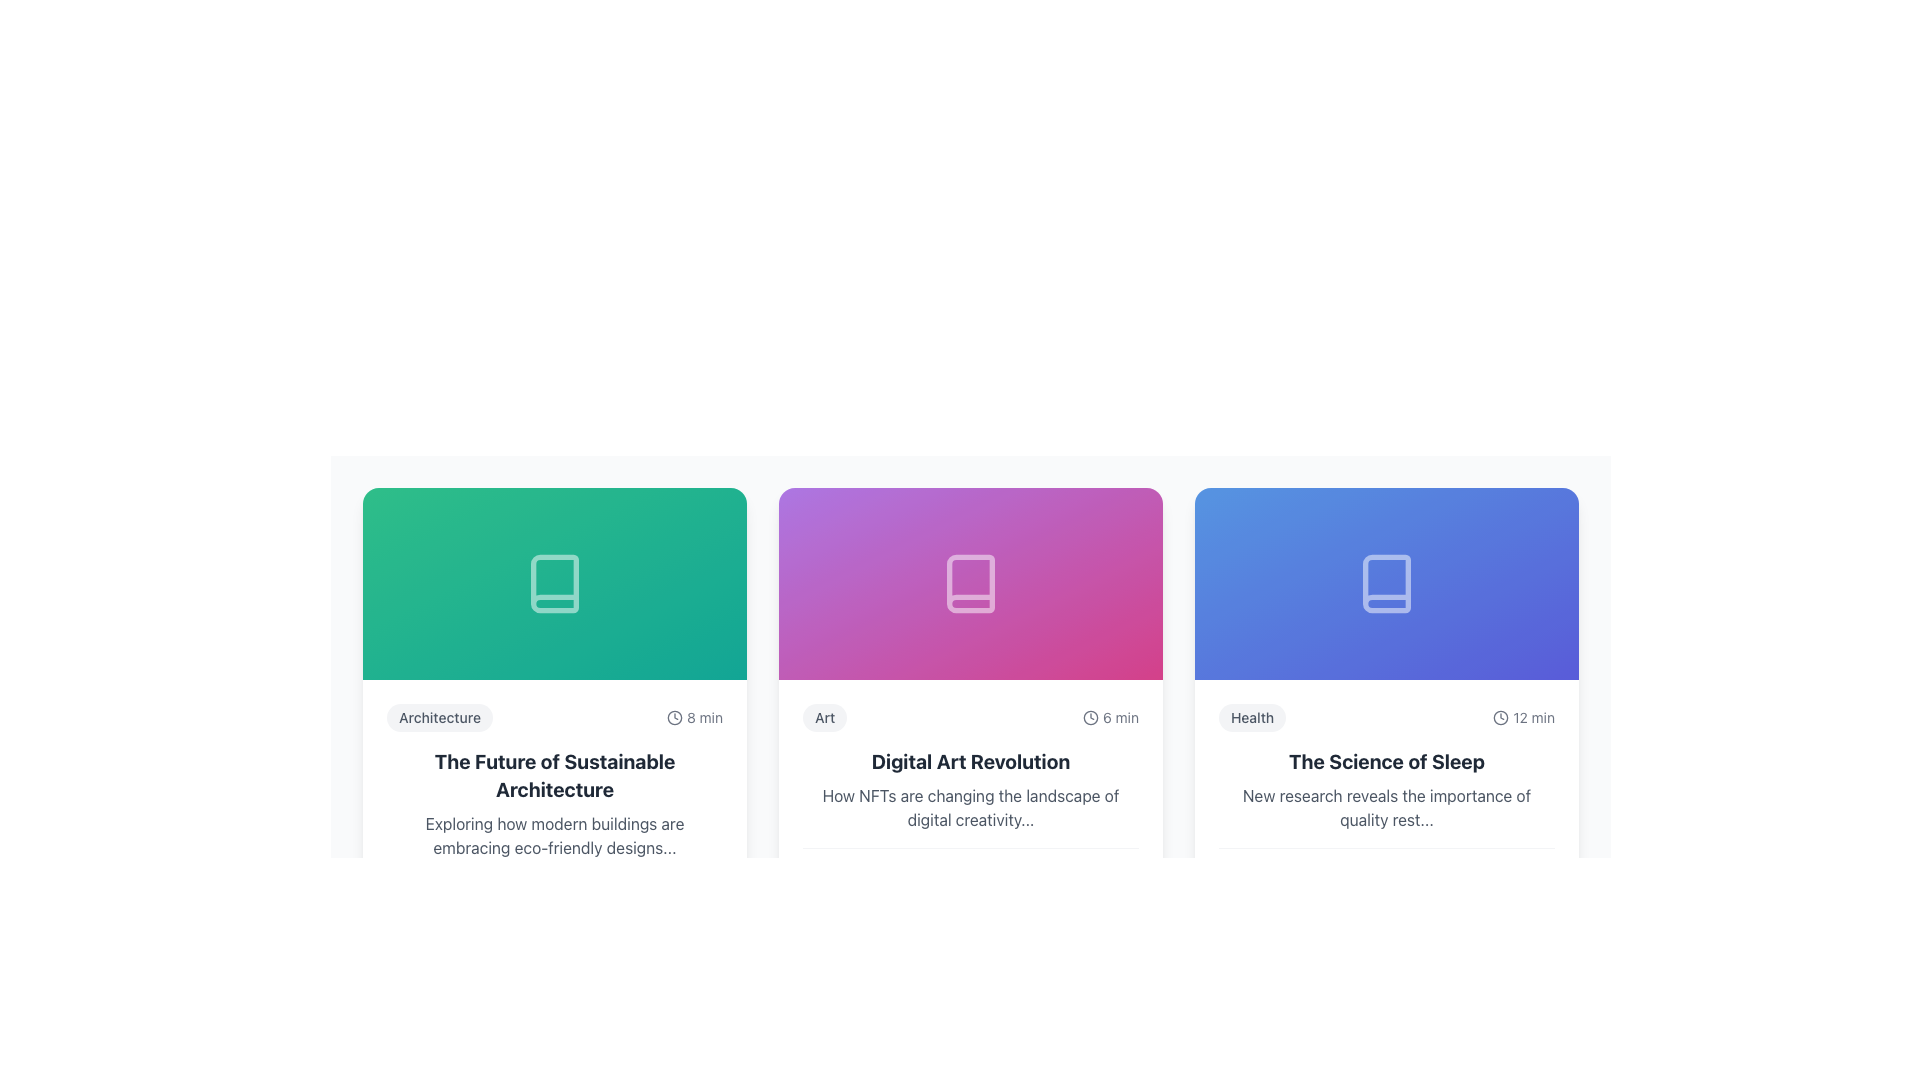  Describe the element at coordinates (1386, 716) in the screenshot. I see `content categorized under 'Health' with an anticipated reading time of '12 minutes', located at the top of the rightmost card section` at that location.